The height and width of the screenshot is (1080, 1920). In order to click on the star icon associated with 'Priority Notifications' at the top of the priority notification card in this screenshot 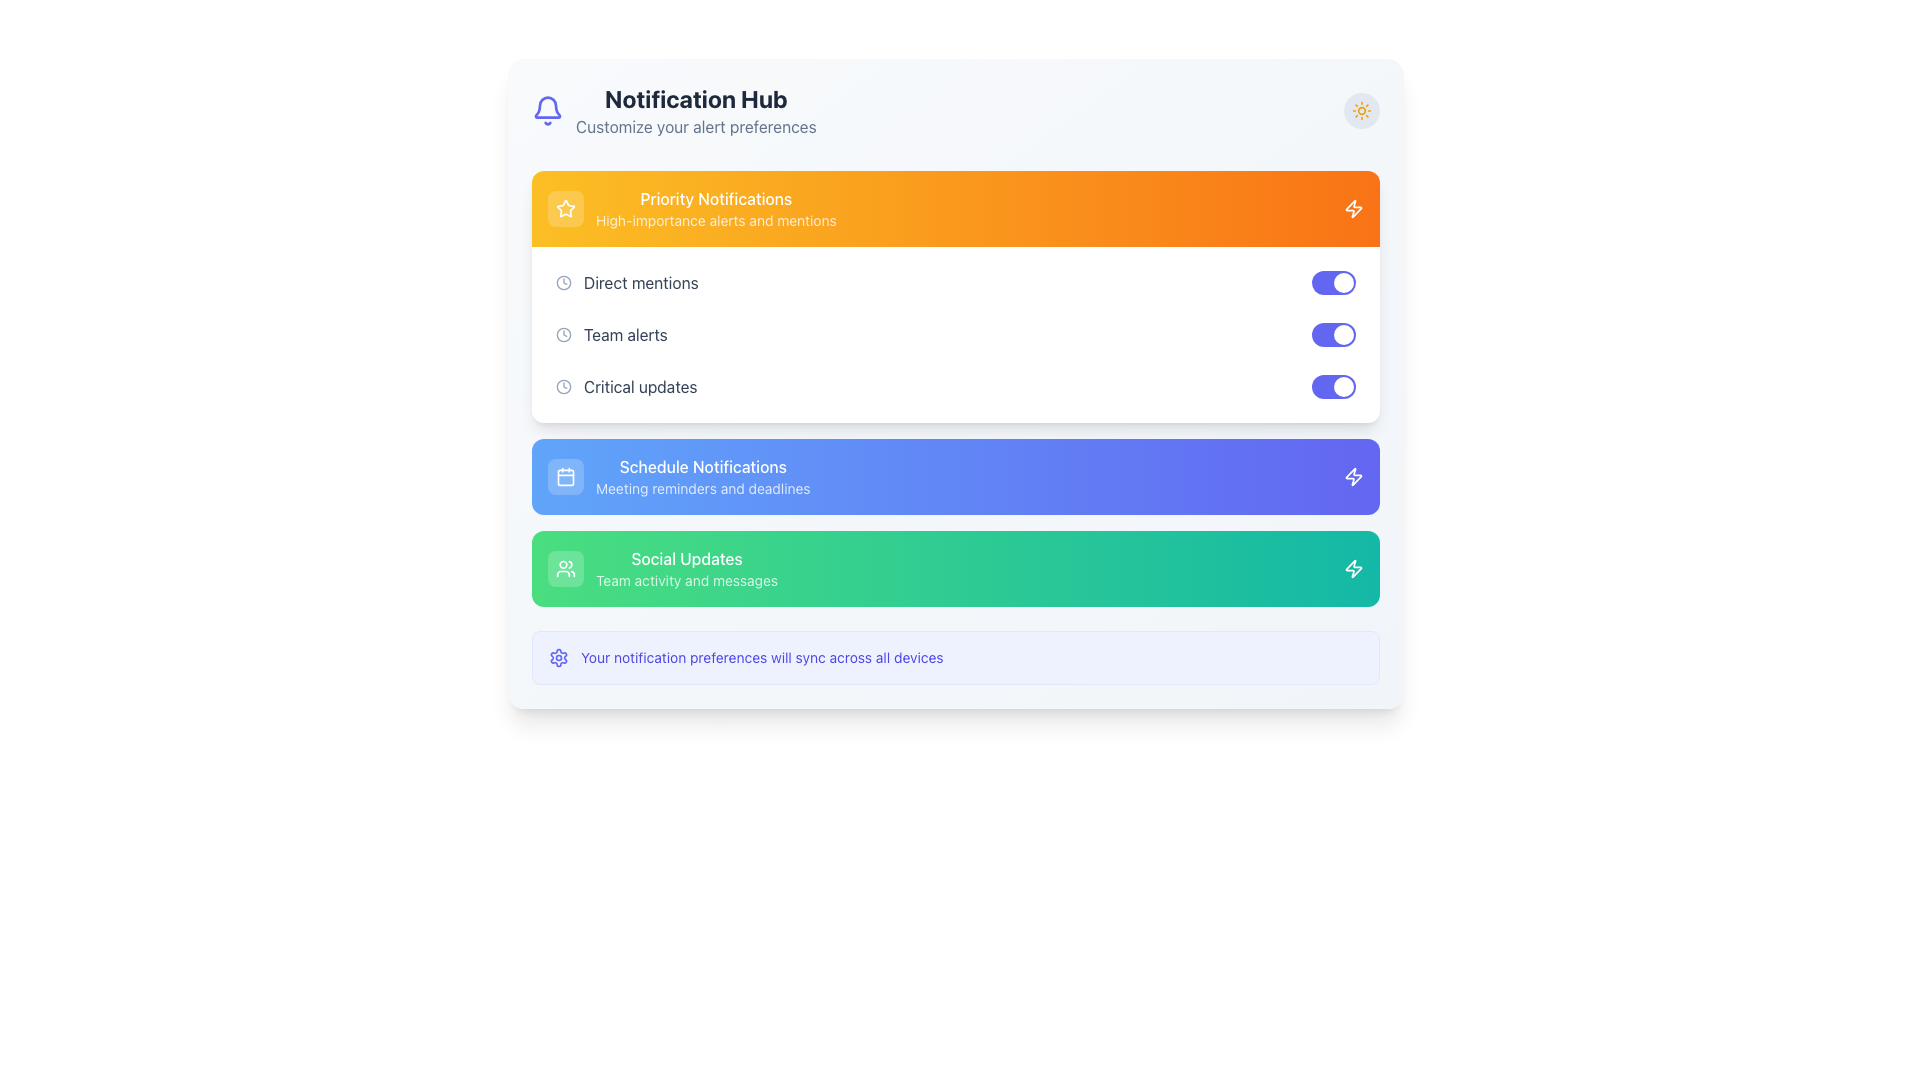, I will do `click(565, 208)`.